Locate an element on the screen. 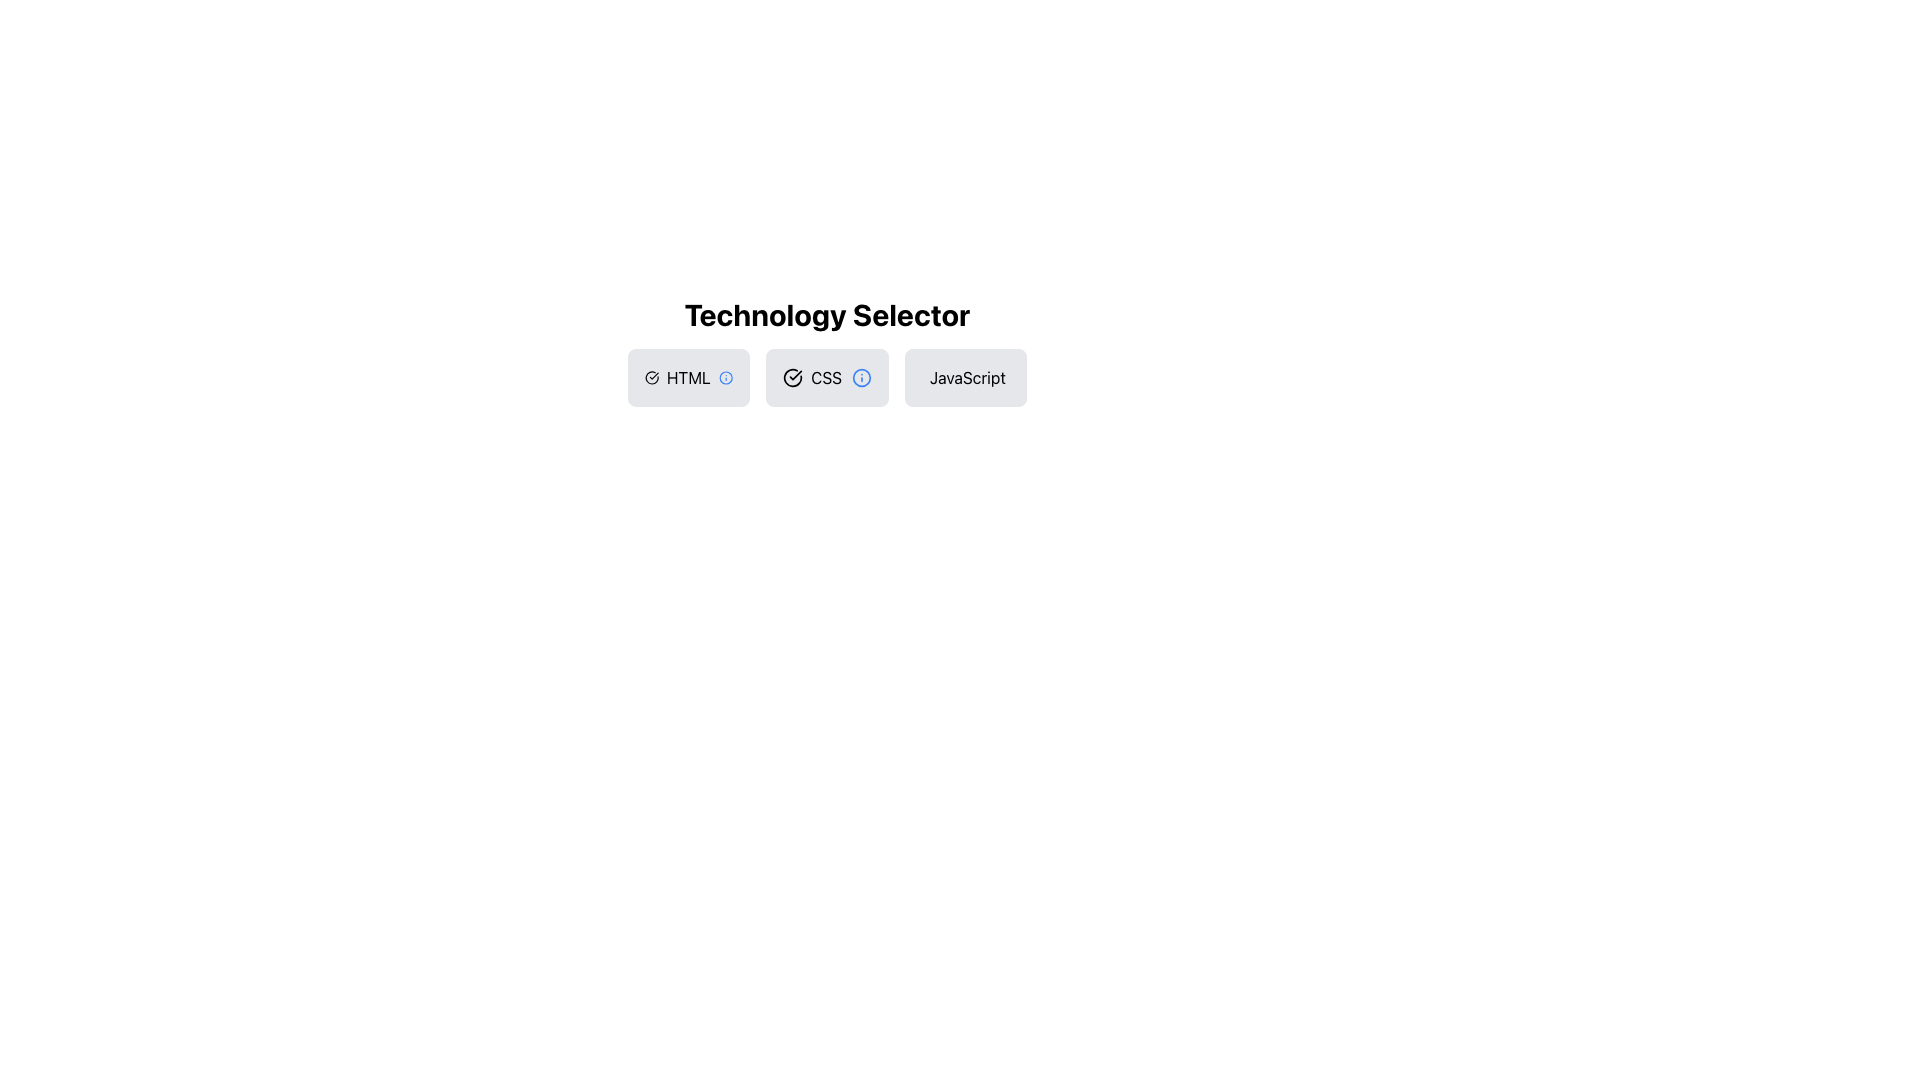 This screenshot has width=1920, height=1080. the SVG circle that forms the outer circular boundary of the information icon, which is located to the right of the 'CSS' button is located at coordinates (724, 378).